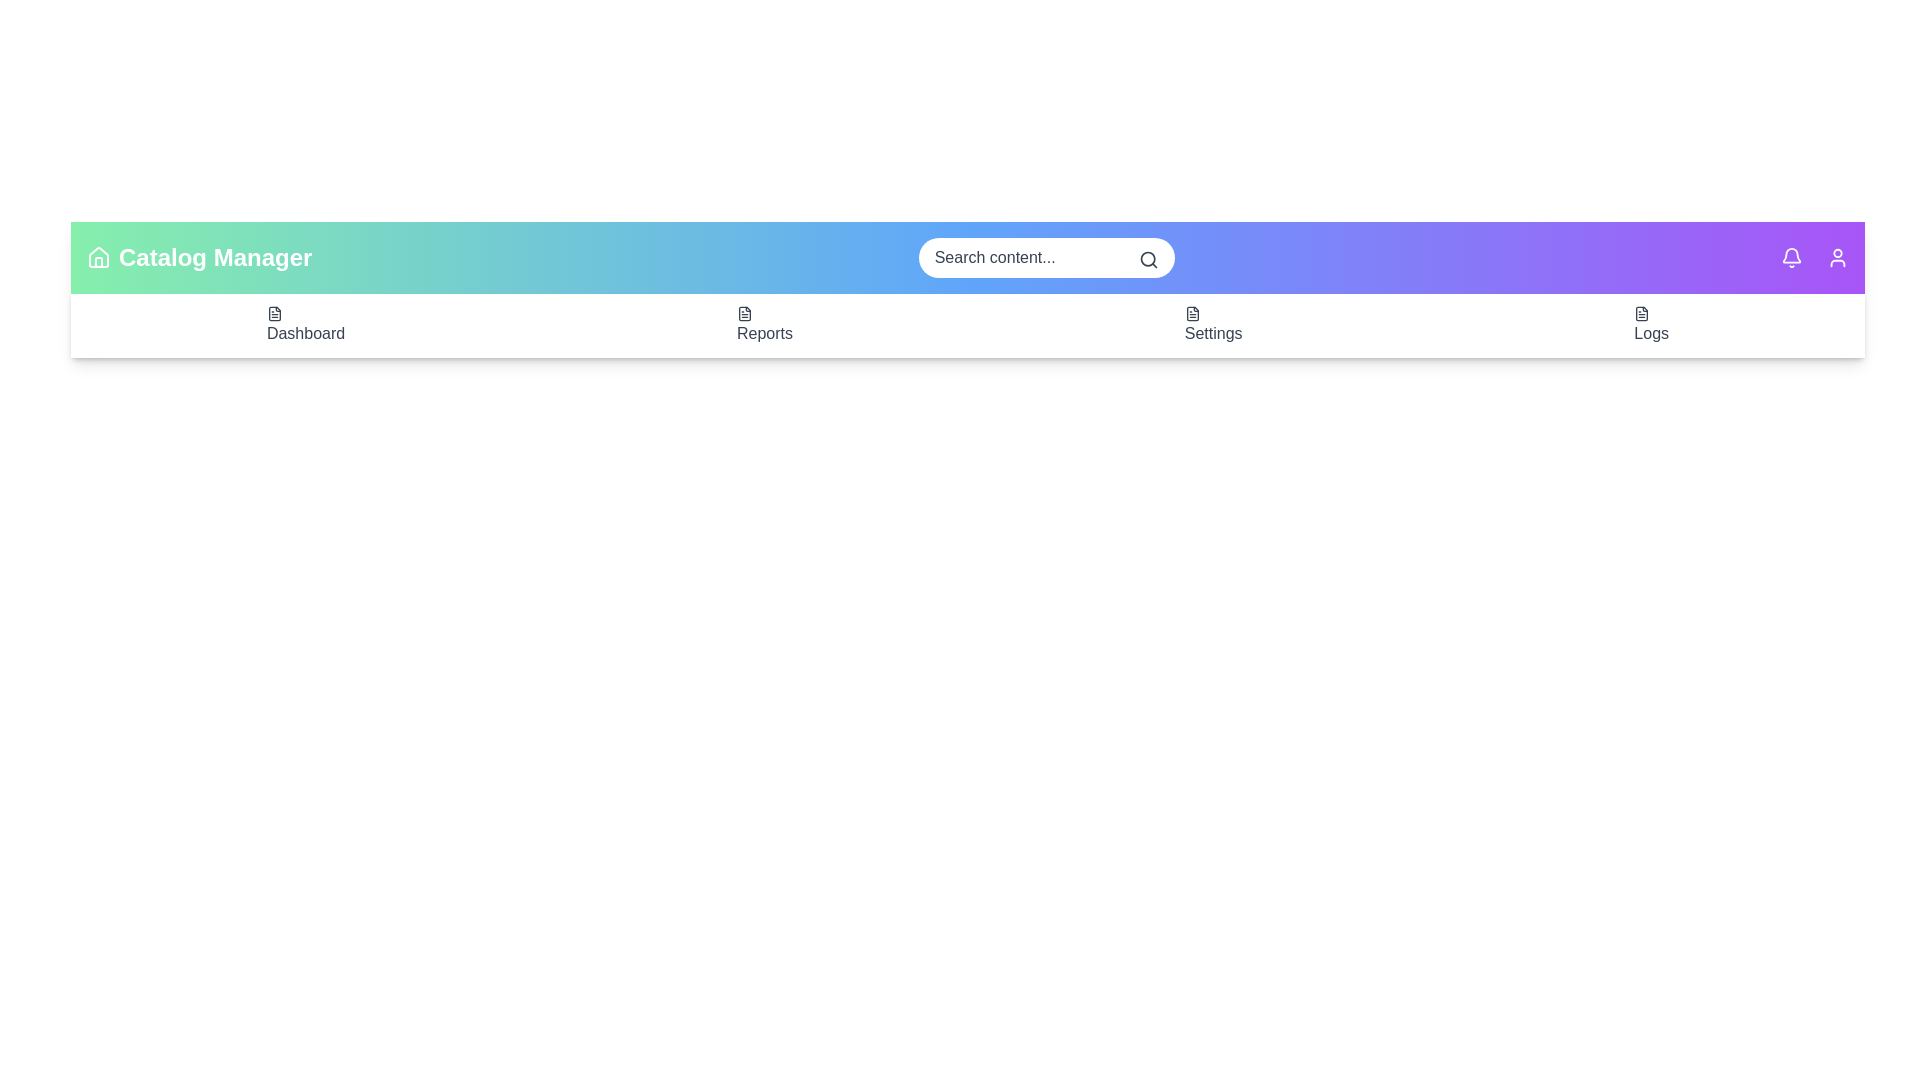 This screenshot has width=1920, height=1080. I want to click on the Home icon to navigate to the home page, so click(98, 257).